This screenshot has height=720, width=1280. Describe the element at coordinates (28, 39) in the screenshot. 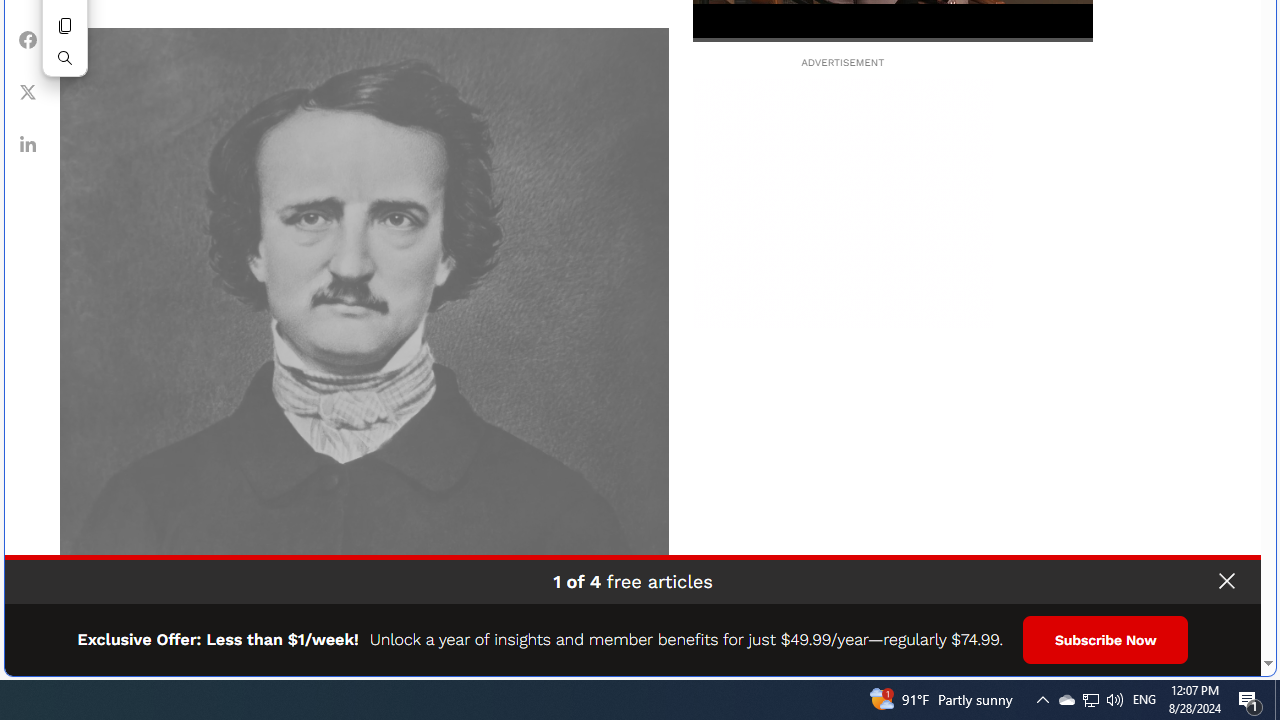

I see `'Class: fs-icon fs-icon--Facebook'` at that location.